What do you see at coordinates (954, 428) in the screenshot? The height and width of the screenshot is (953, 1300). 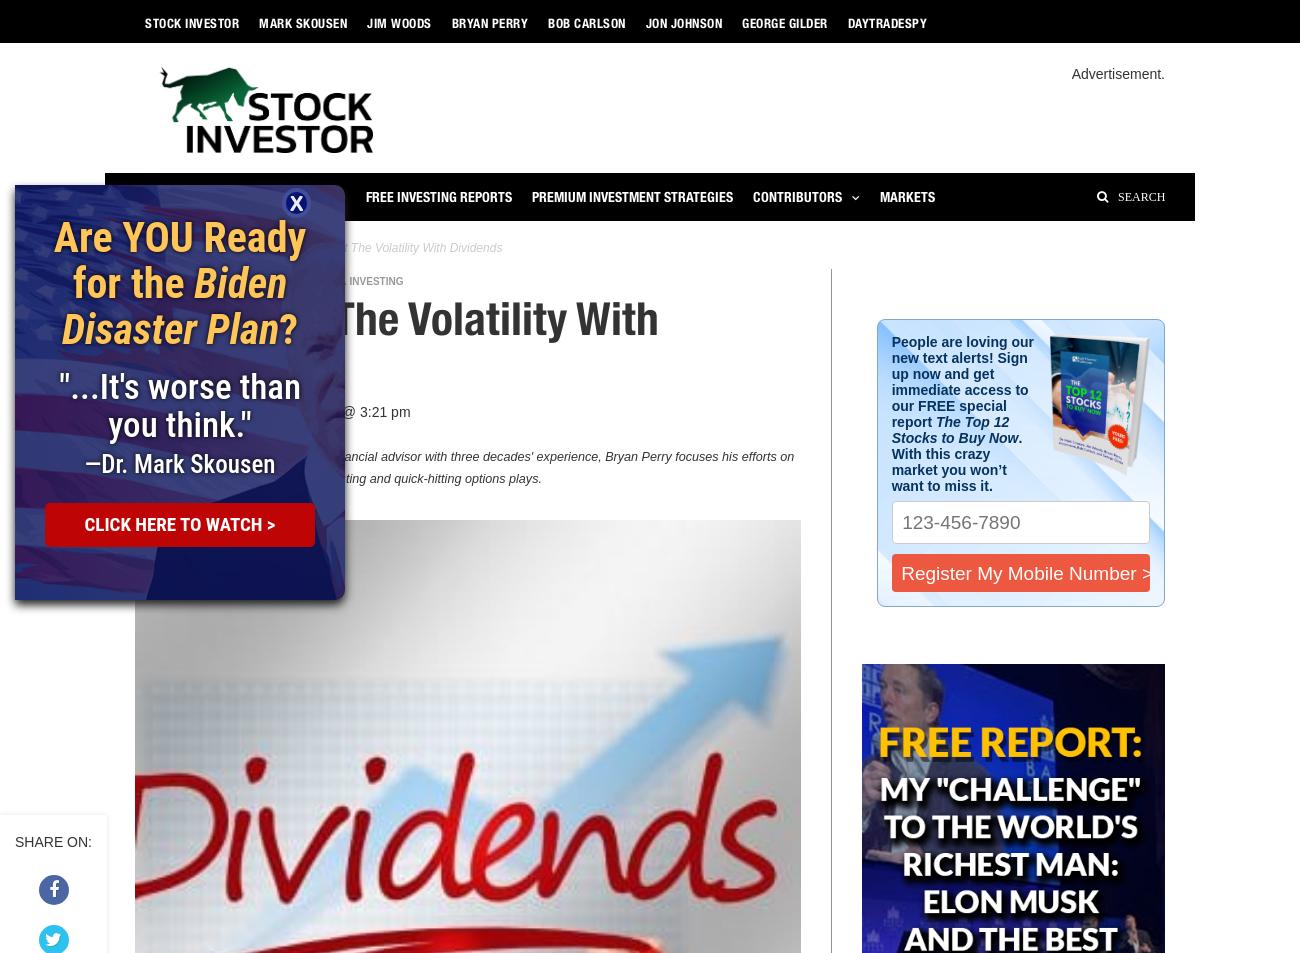 I see `'The Top 12 Stocks to Buy Now'` at bounding box center [954, 428].